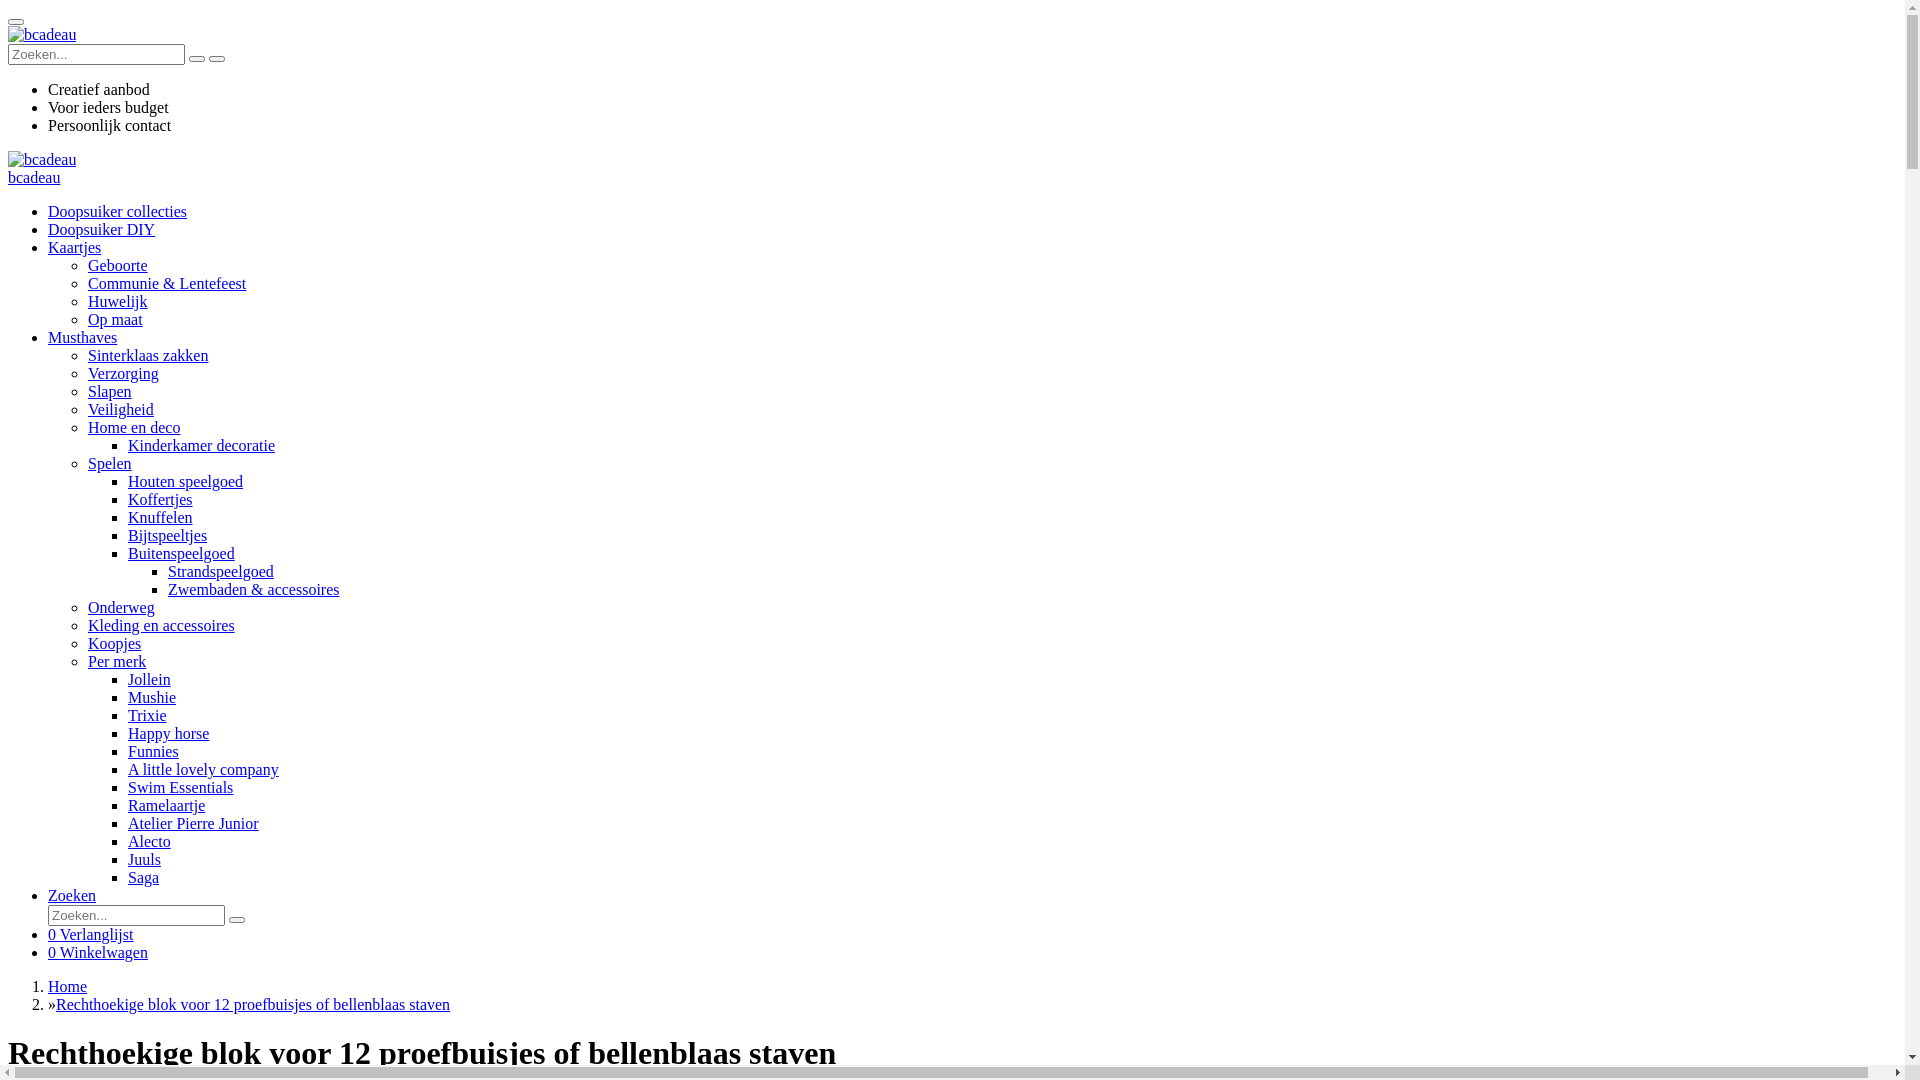  I want to click on 'Musthaves', so click(81, 336).